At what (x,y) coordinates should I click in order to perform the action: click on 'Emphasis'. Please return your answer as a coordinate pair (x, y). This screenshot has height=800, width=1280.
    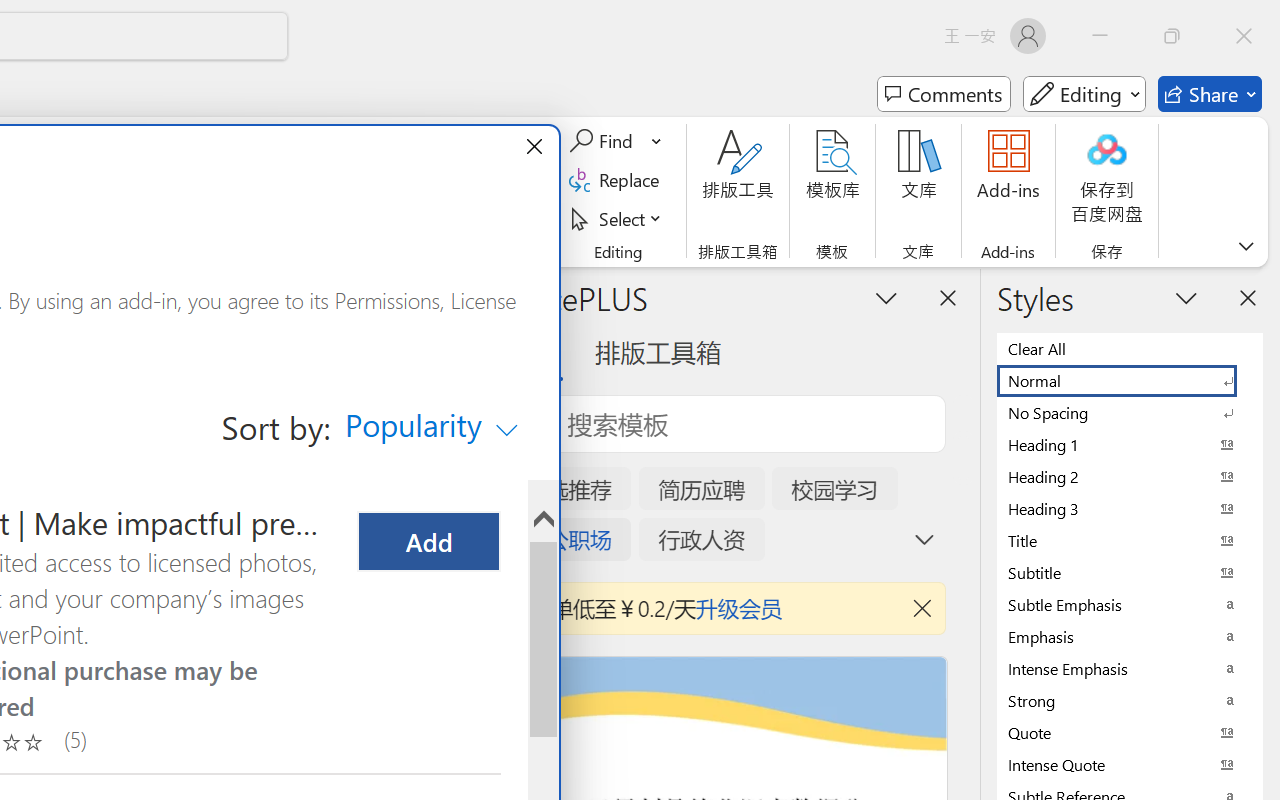
    Looking at the image, I should click on (1130, 635).